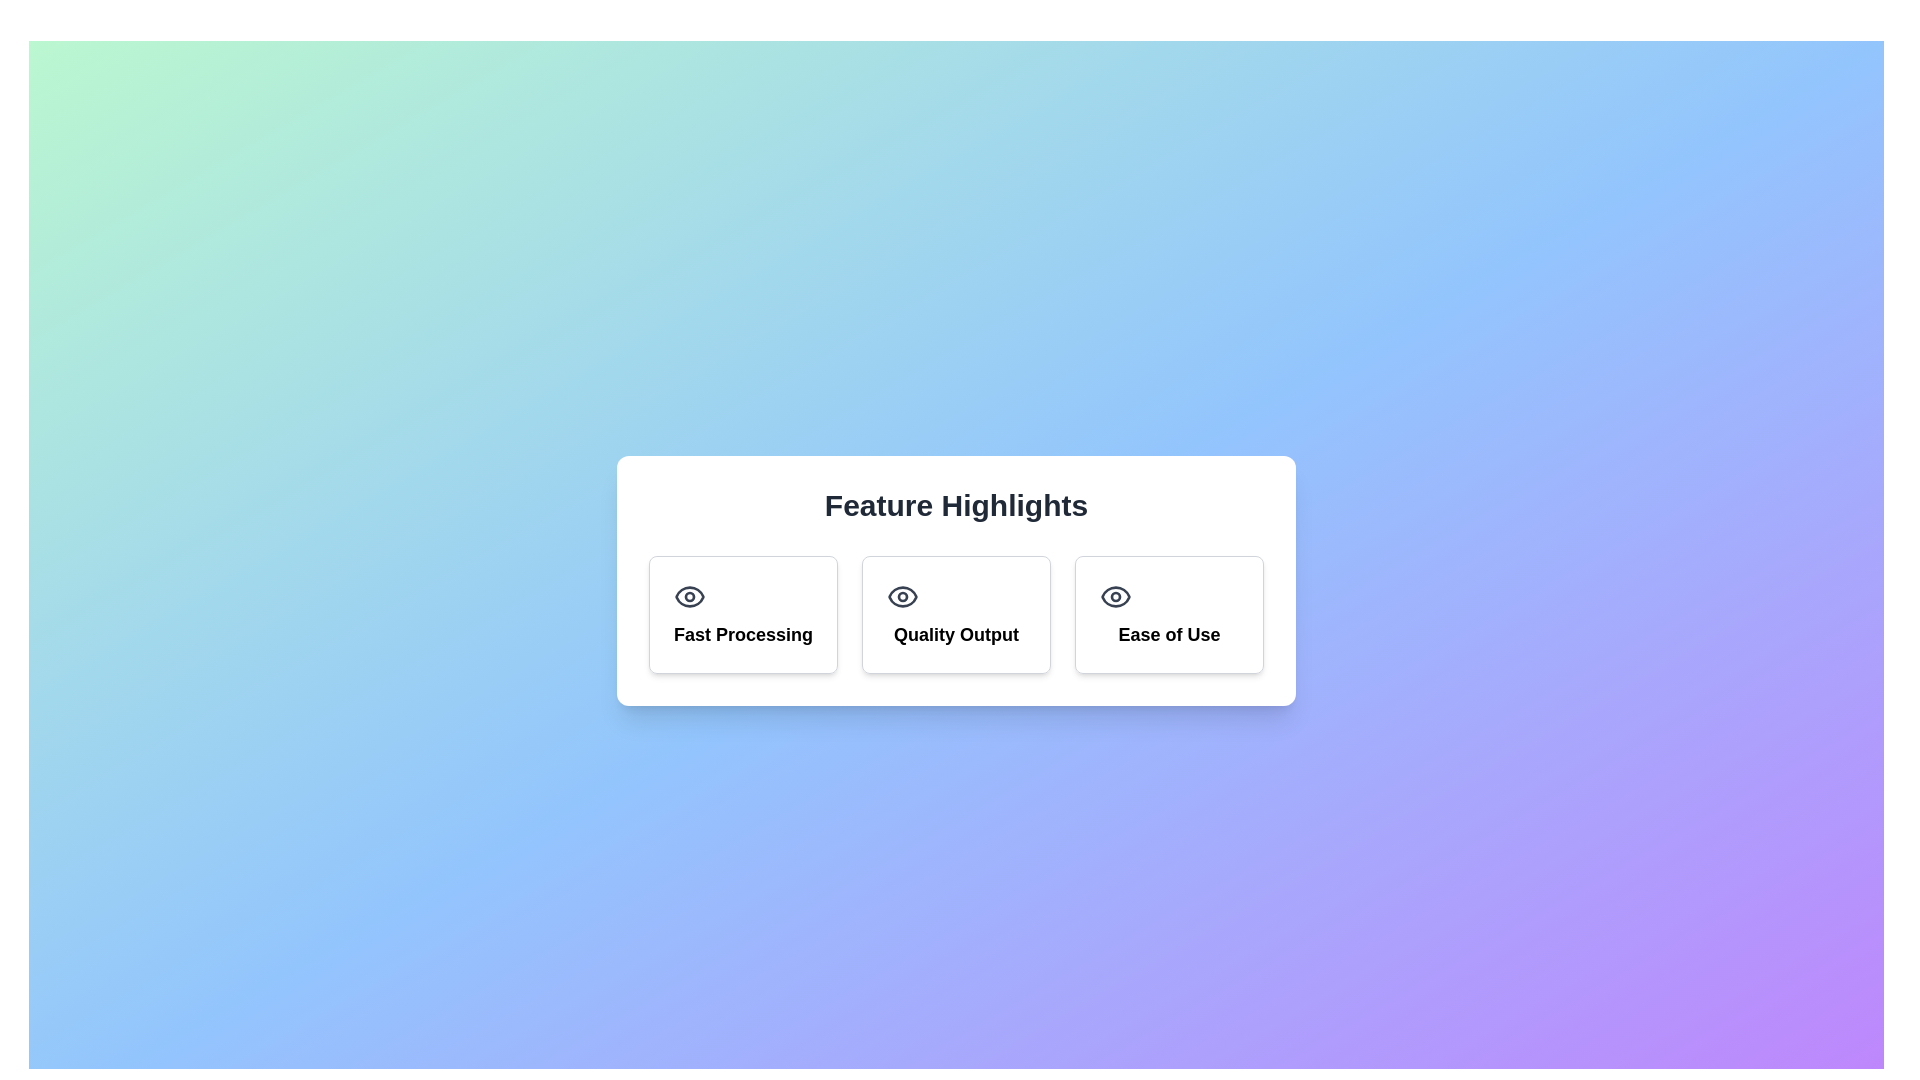  What do you see at coordinates (742, 635) in the screenshot?
I see `text label displaying 'Fast Processing', which is styled in bold and larger font, located below an eye icon within the leftmost box under the heading 'Feature Highlights'` at bounding box center [742, 635].